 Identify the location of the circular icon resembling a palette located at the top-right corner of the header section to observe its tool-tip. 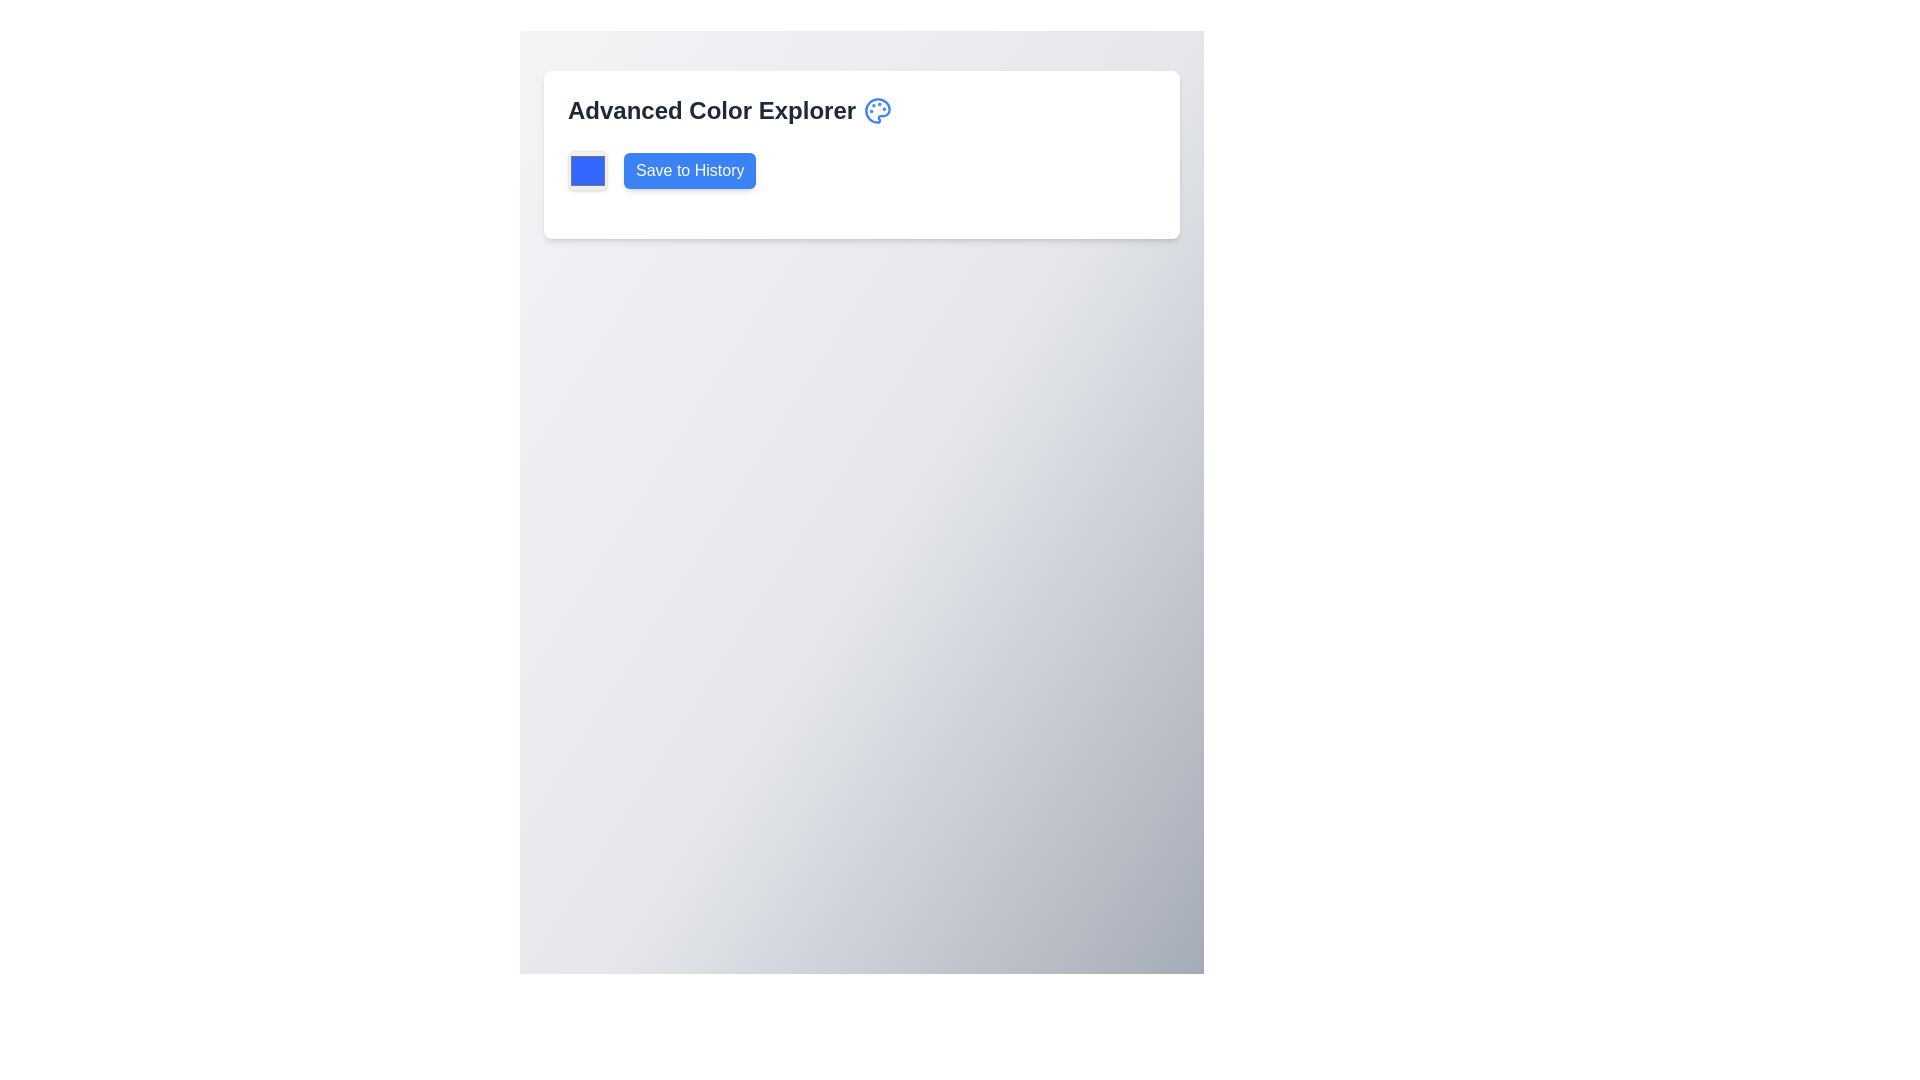
(878, 111).